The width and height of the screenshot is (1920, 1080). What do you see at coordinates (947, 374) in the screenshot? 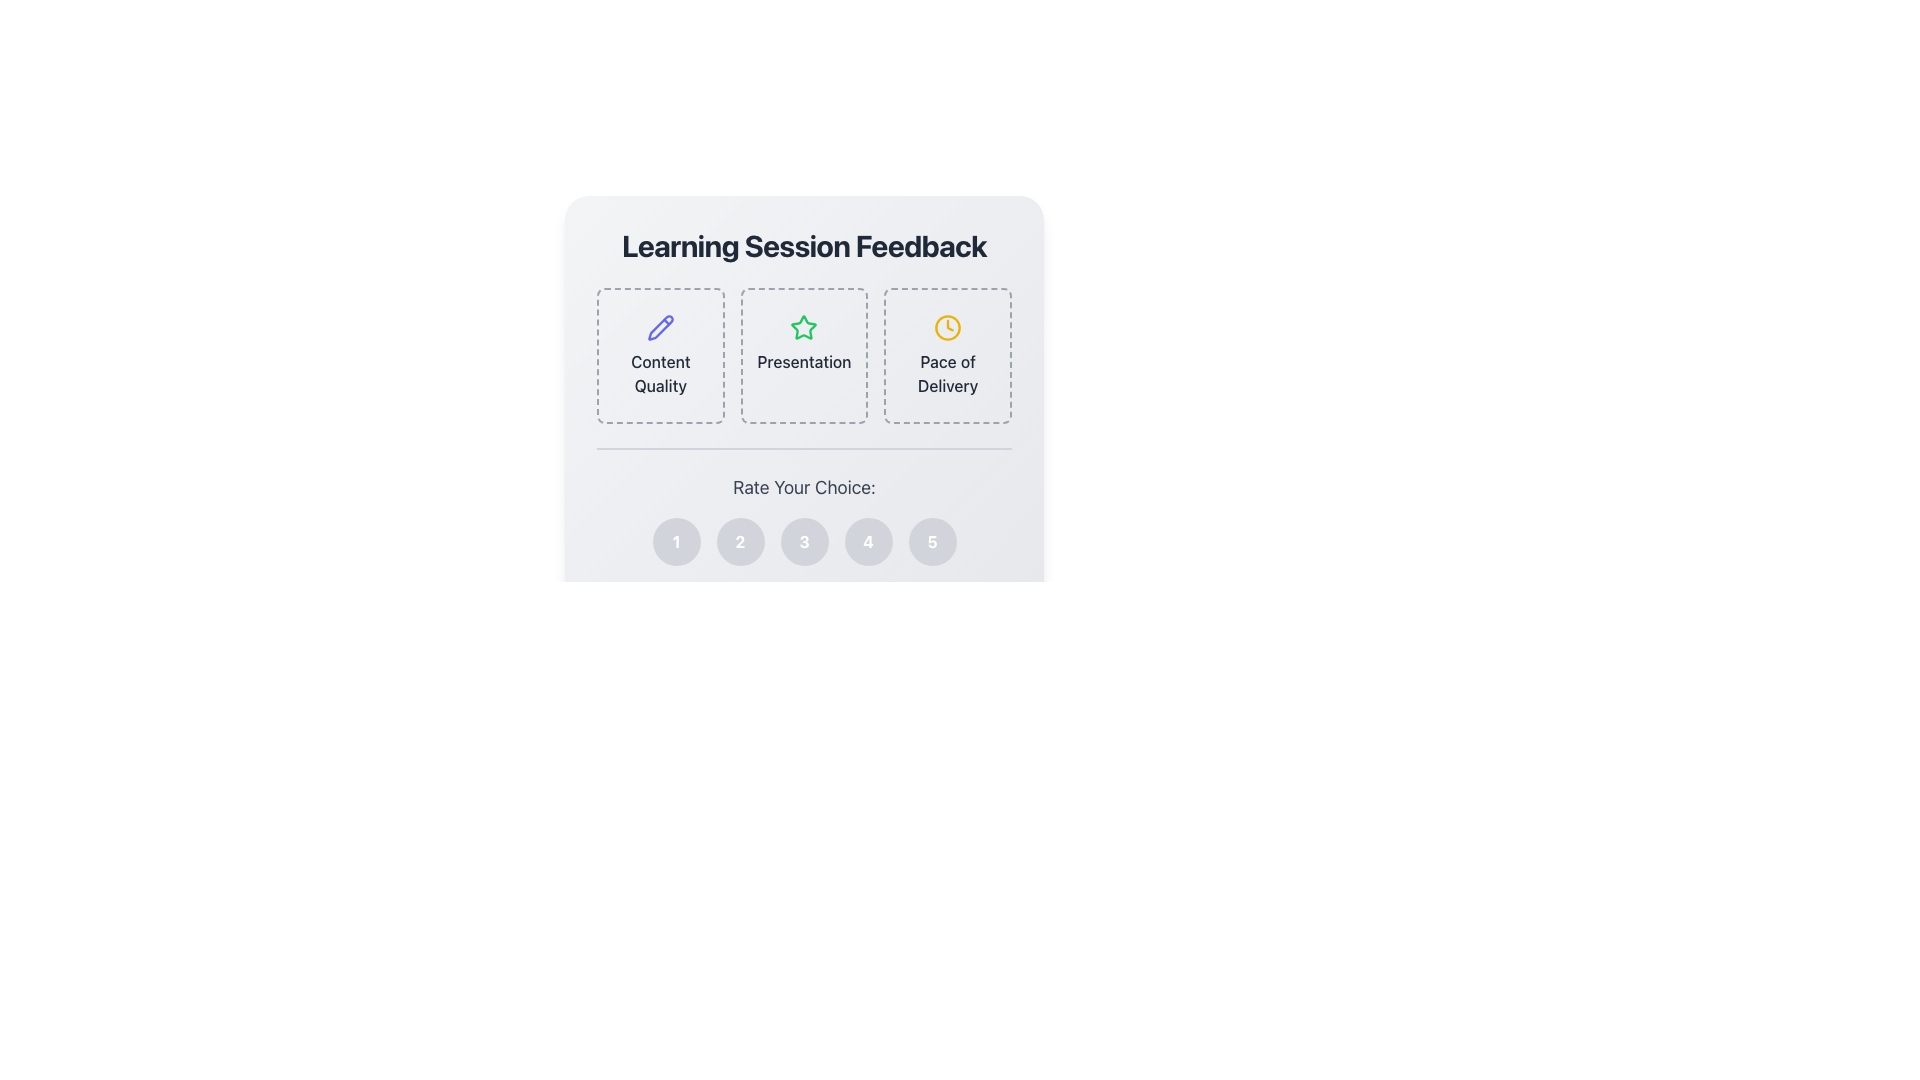
I see `the 'Pace of Delivery' text label, which is styled in dark gray and located below a yellow clock icon within a dashed-bordered box` at bounding box center [947, 374].